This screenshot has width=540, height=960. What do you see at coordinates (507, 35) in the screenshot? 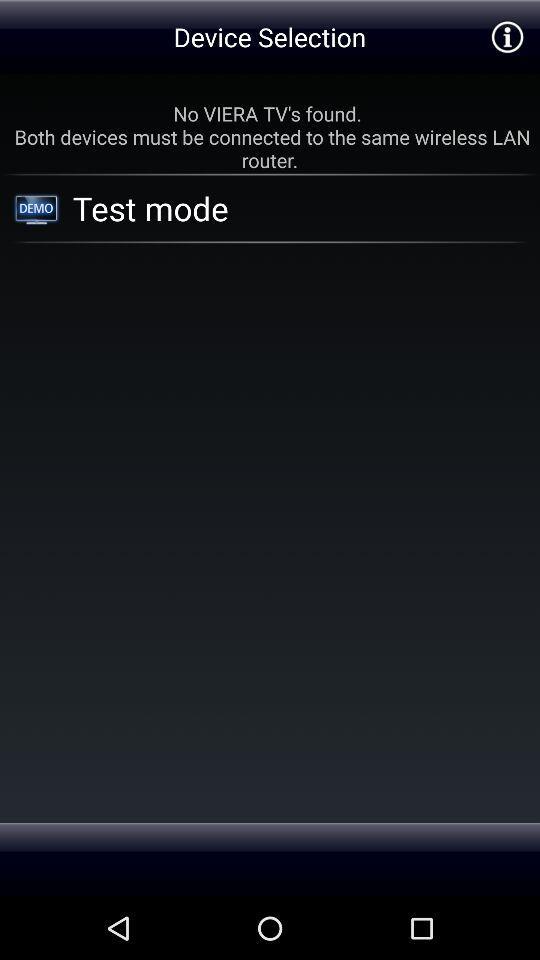
I see `the icon to the right of the device selection icon` at bounding box center [507, 35].